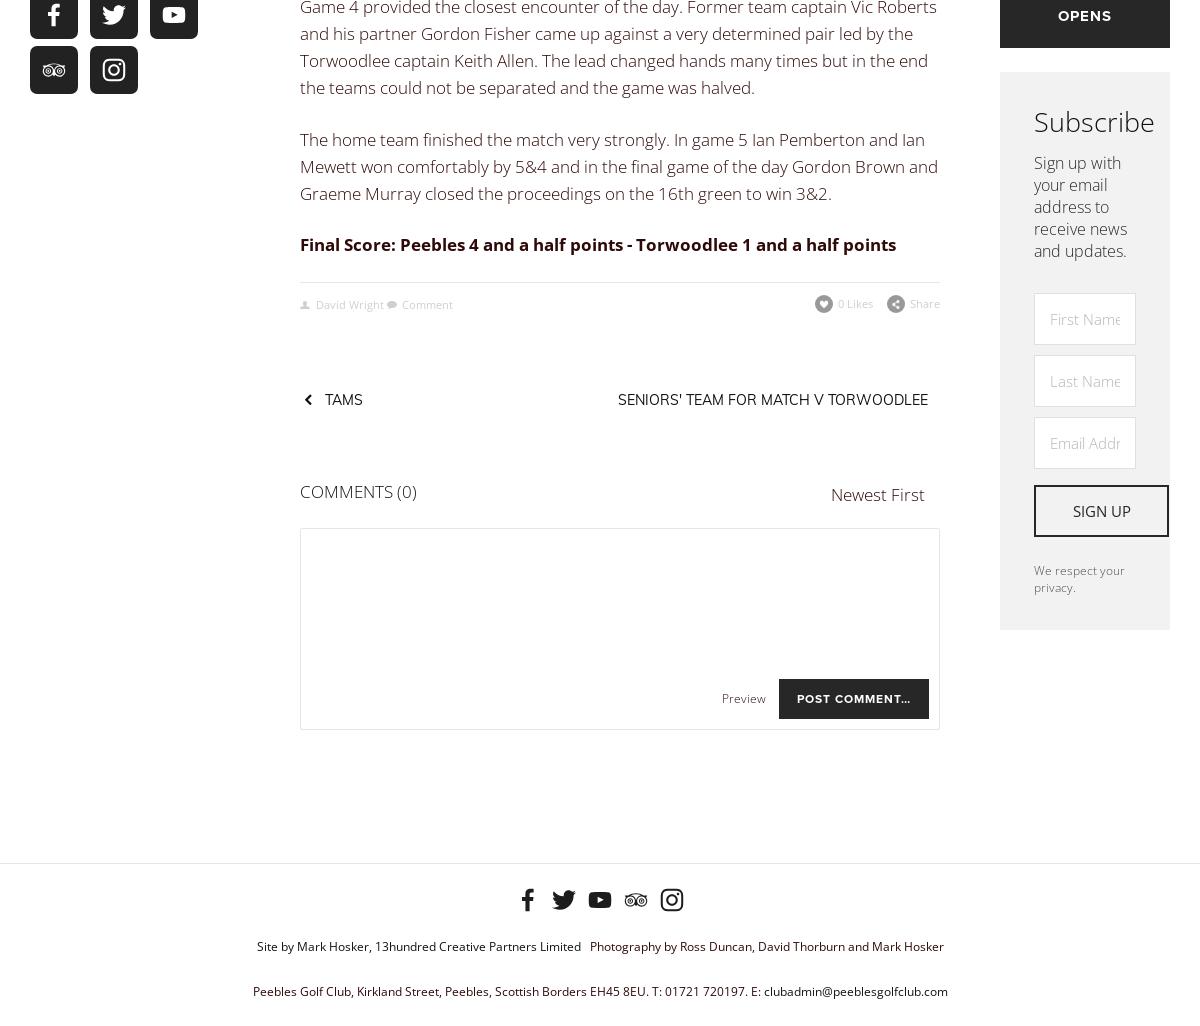  What do you see at coordinates (854, 990) in the screenshot?
I see `'clubadmin@peeblesgolfclub.com'` at bounding box center [854, 990].